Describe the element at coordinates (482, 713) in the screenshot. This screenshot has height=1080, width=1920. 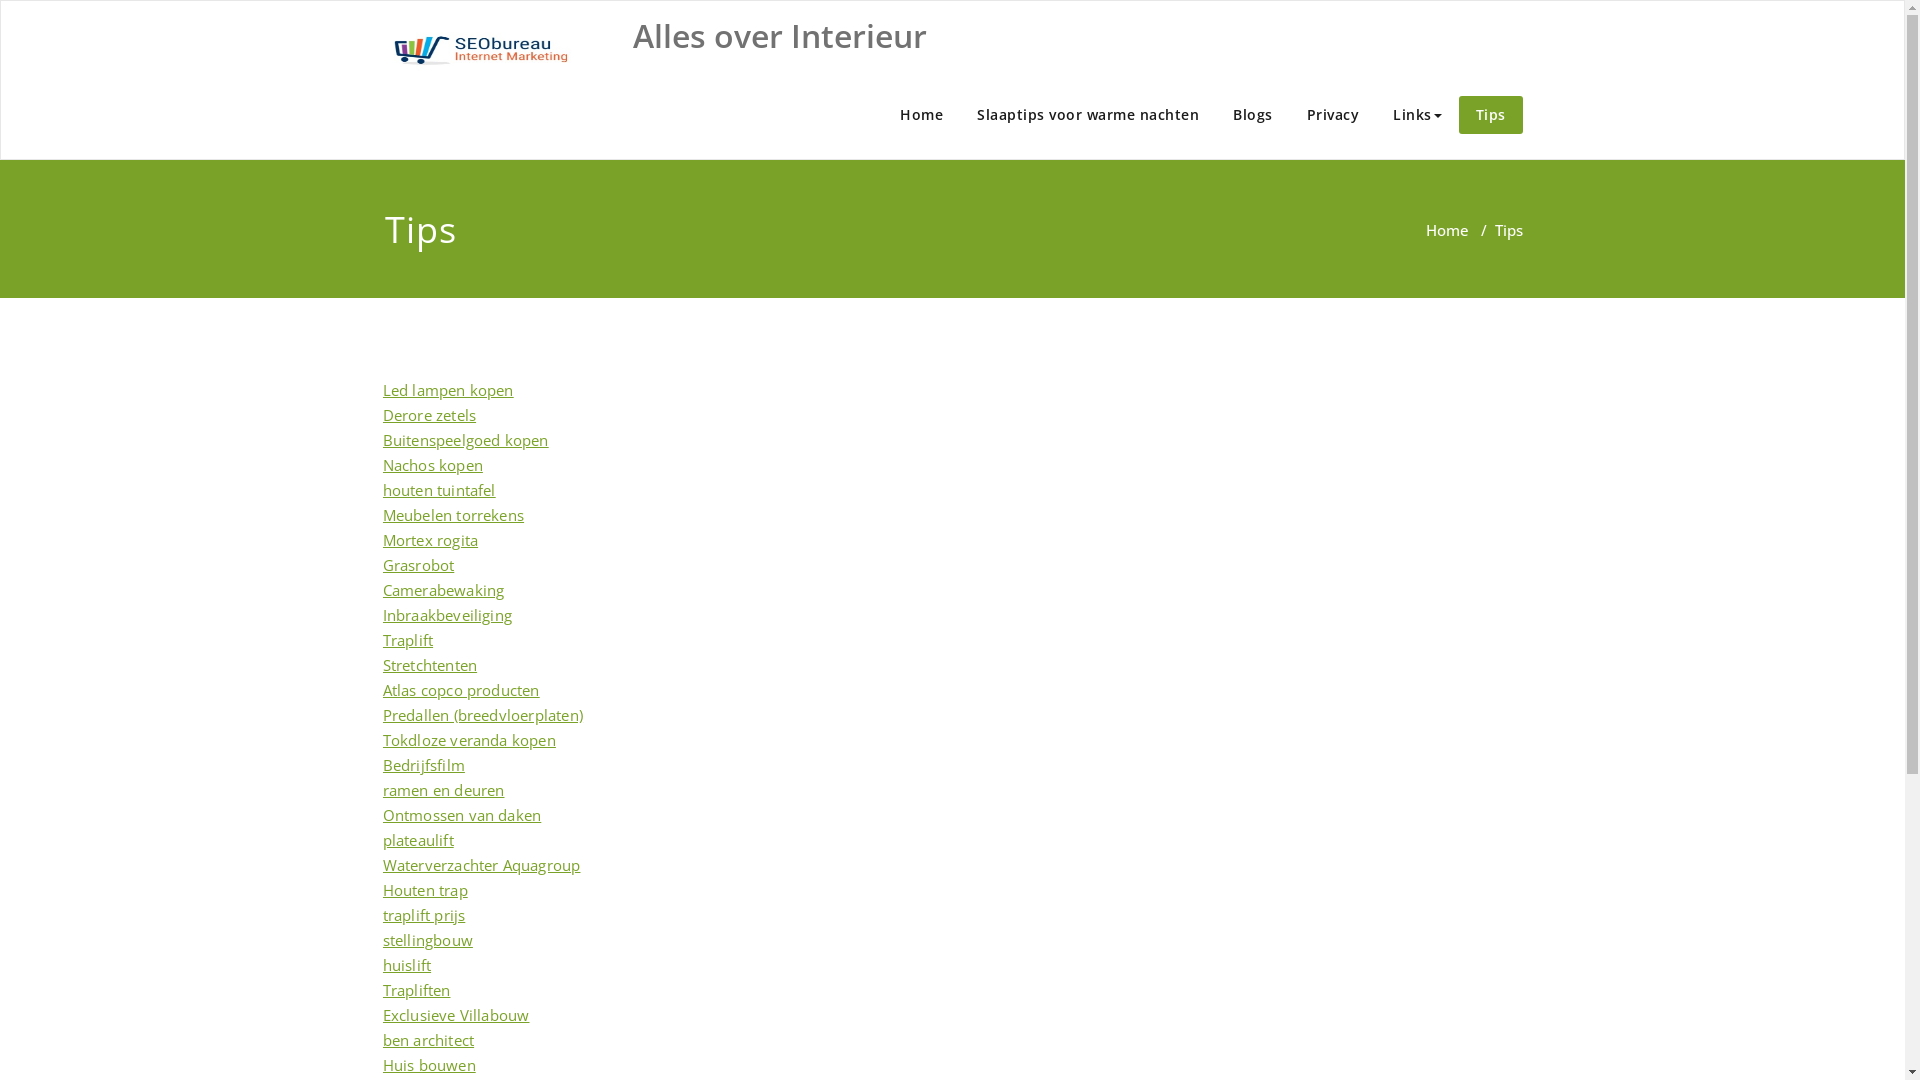
I see `'Predallen (breedvloerplaten)'` at that location.